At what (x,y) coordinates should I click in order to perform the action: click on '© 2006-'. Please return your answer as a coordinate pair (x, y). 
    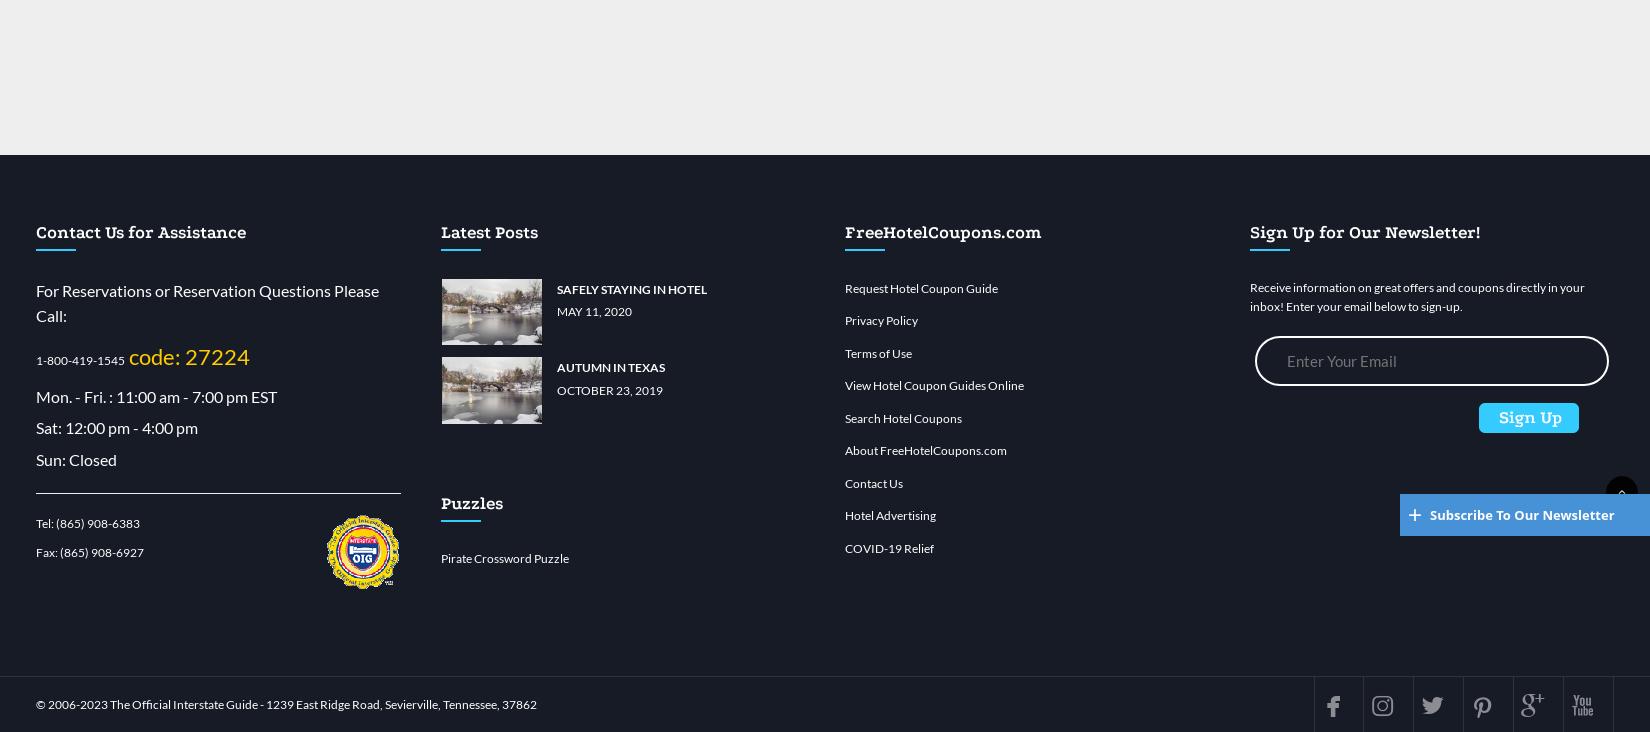
    Looking at the image, I should click on (35, 704).